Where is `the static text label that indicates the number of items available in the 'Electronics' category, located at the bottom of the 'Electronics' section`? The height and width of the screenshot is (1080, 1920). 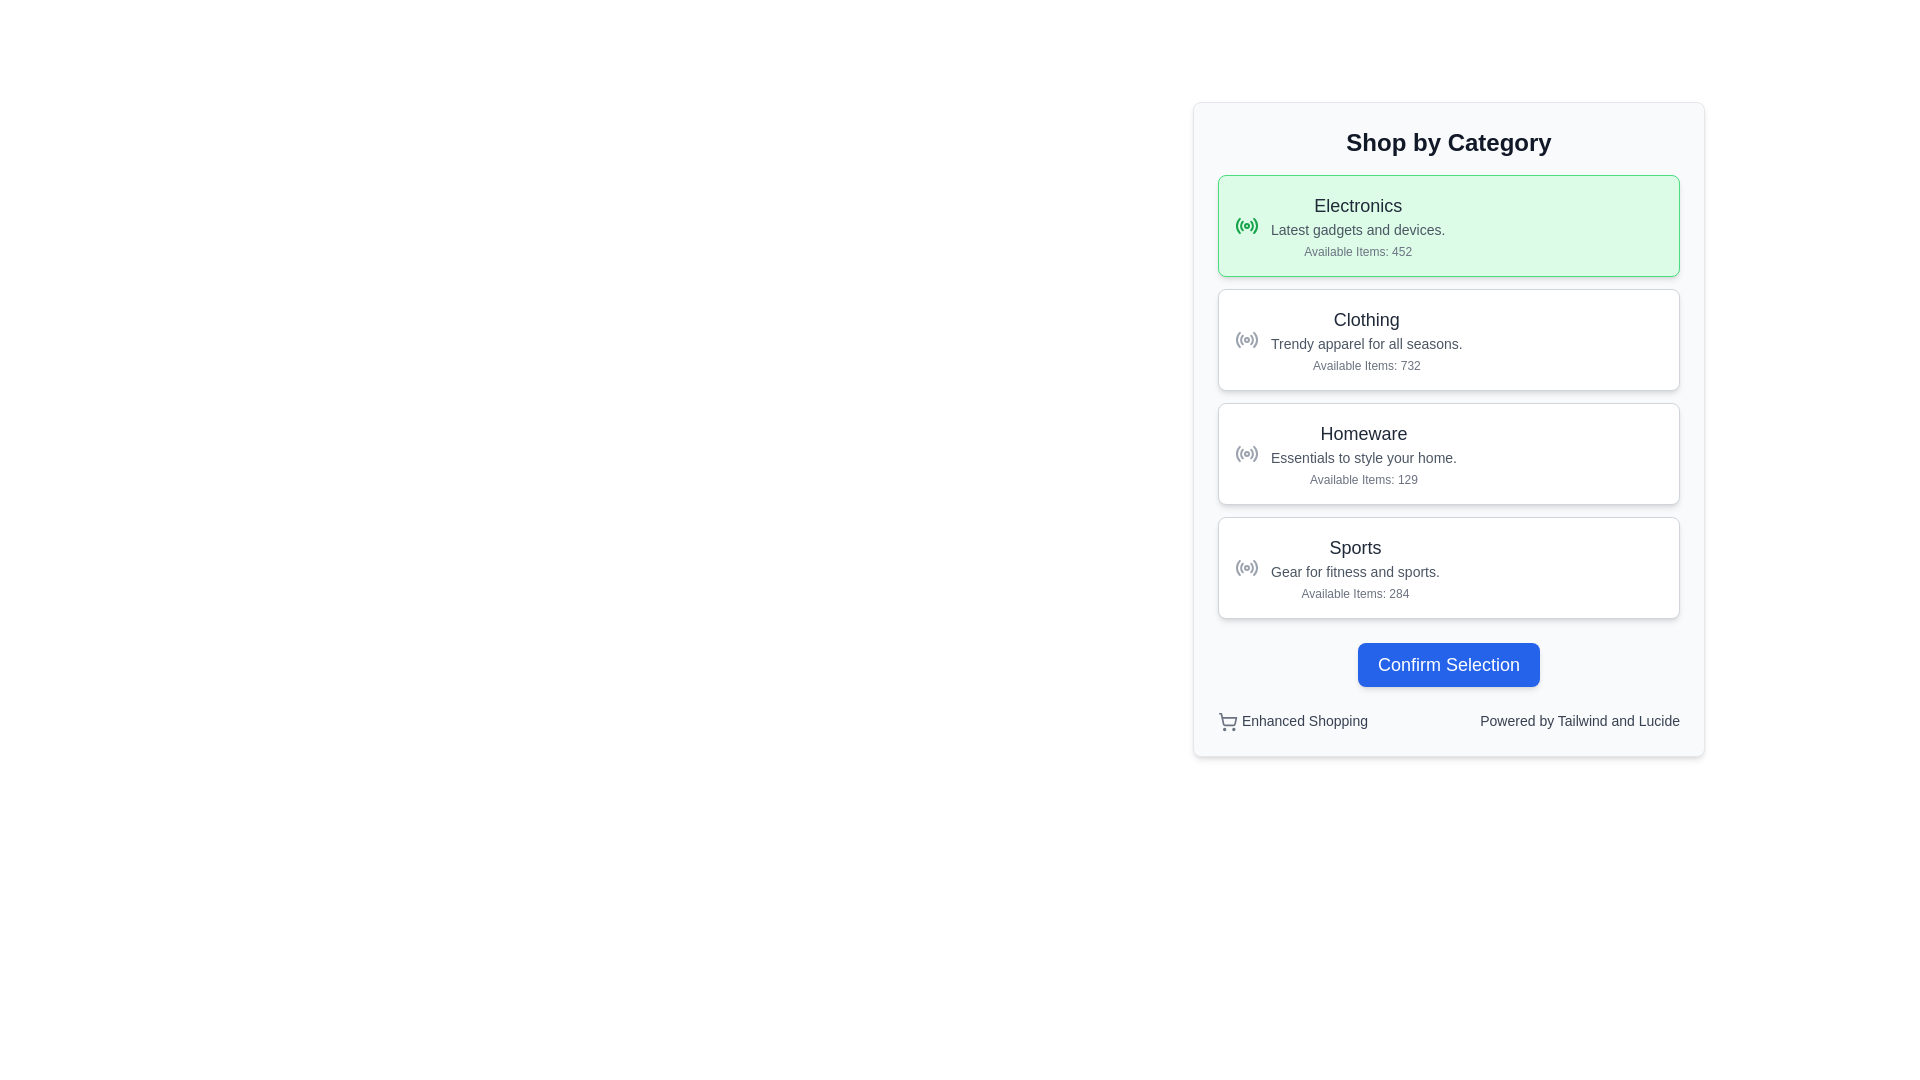 the static text label that indicates the number of items available in the 'Electronics' category, located at the bottom of the 'Electronics' section is located at coordinates (1358, 250).